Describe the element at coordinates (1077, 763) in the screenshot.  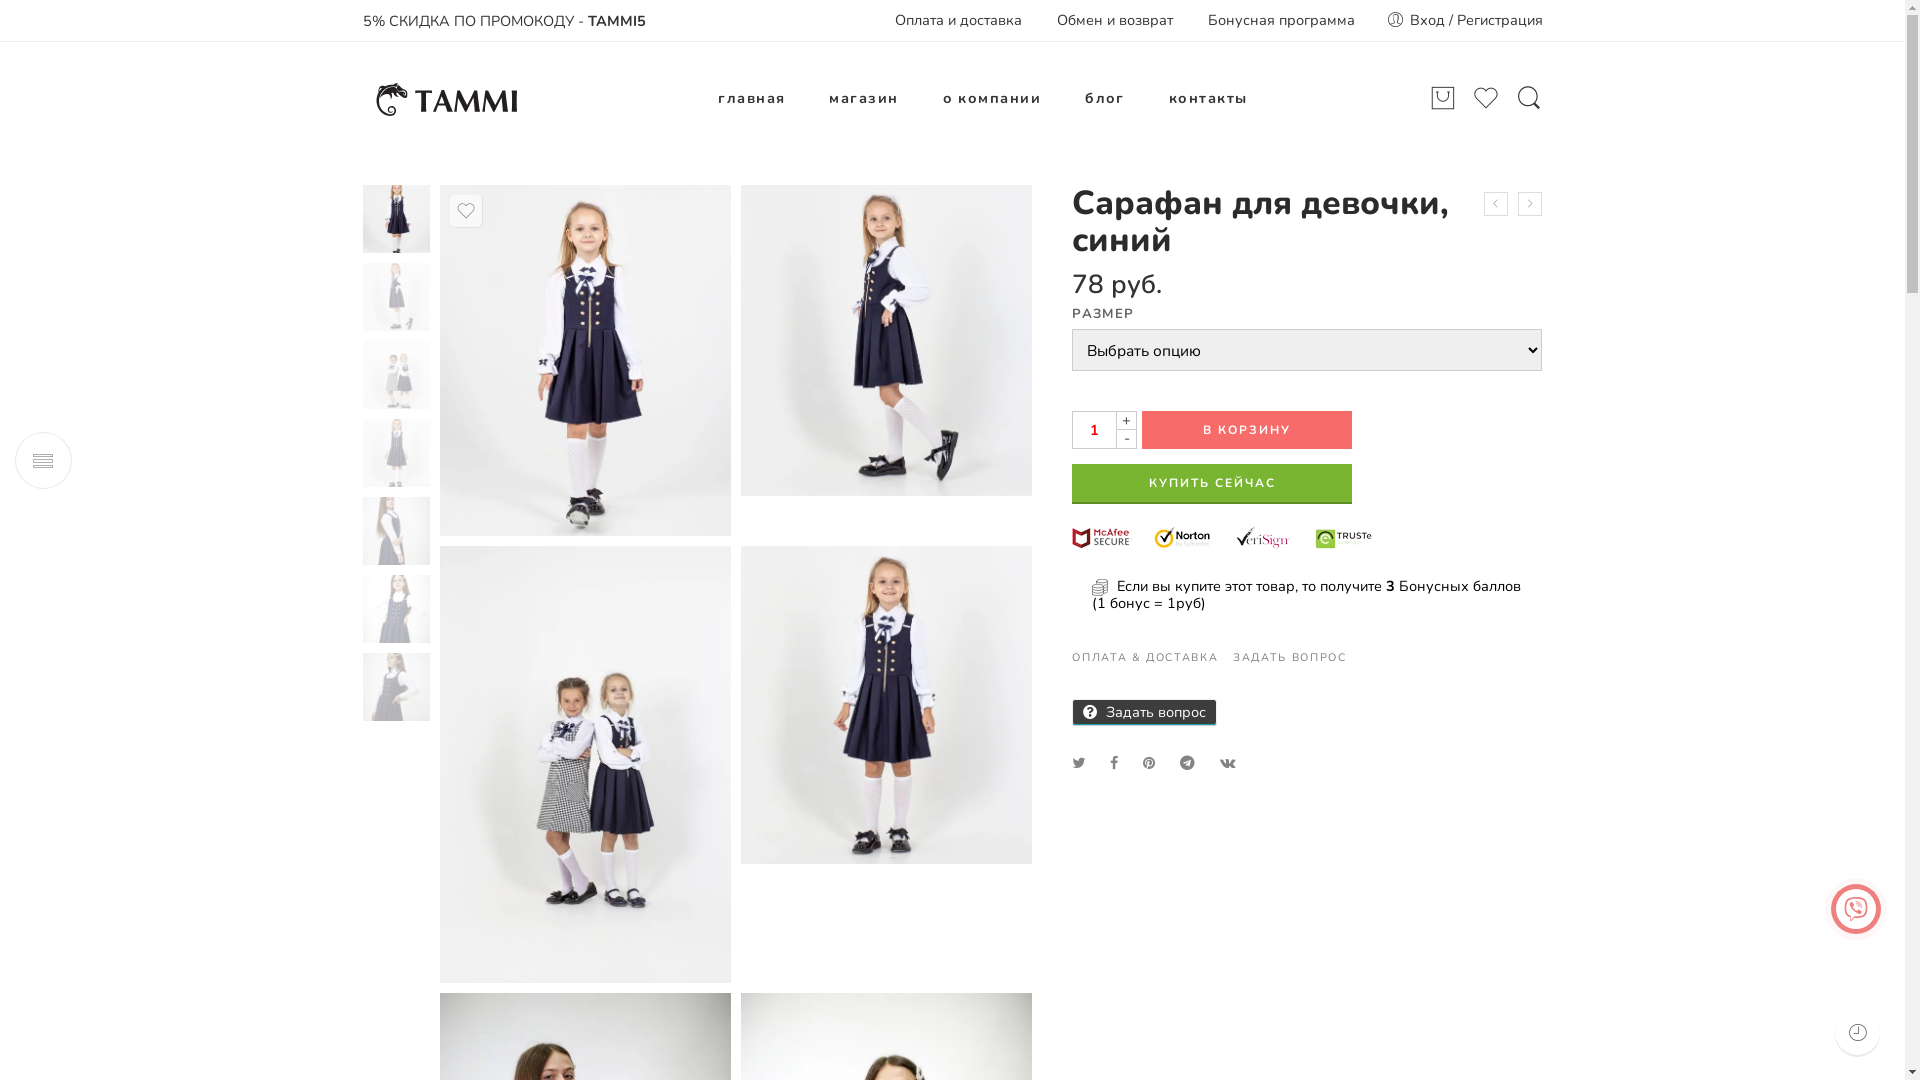
I see `'Share on Twitter'` at that location.